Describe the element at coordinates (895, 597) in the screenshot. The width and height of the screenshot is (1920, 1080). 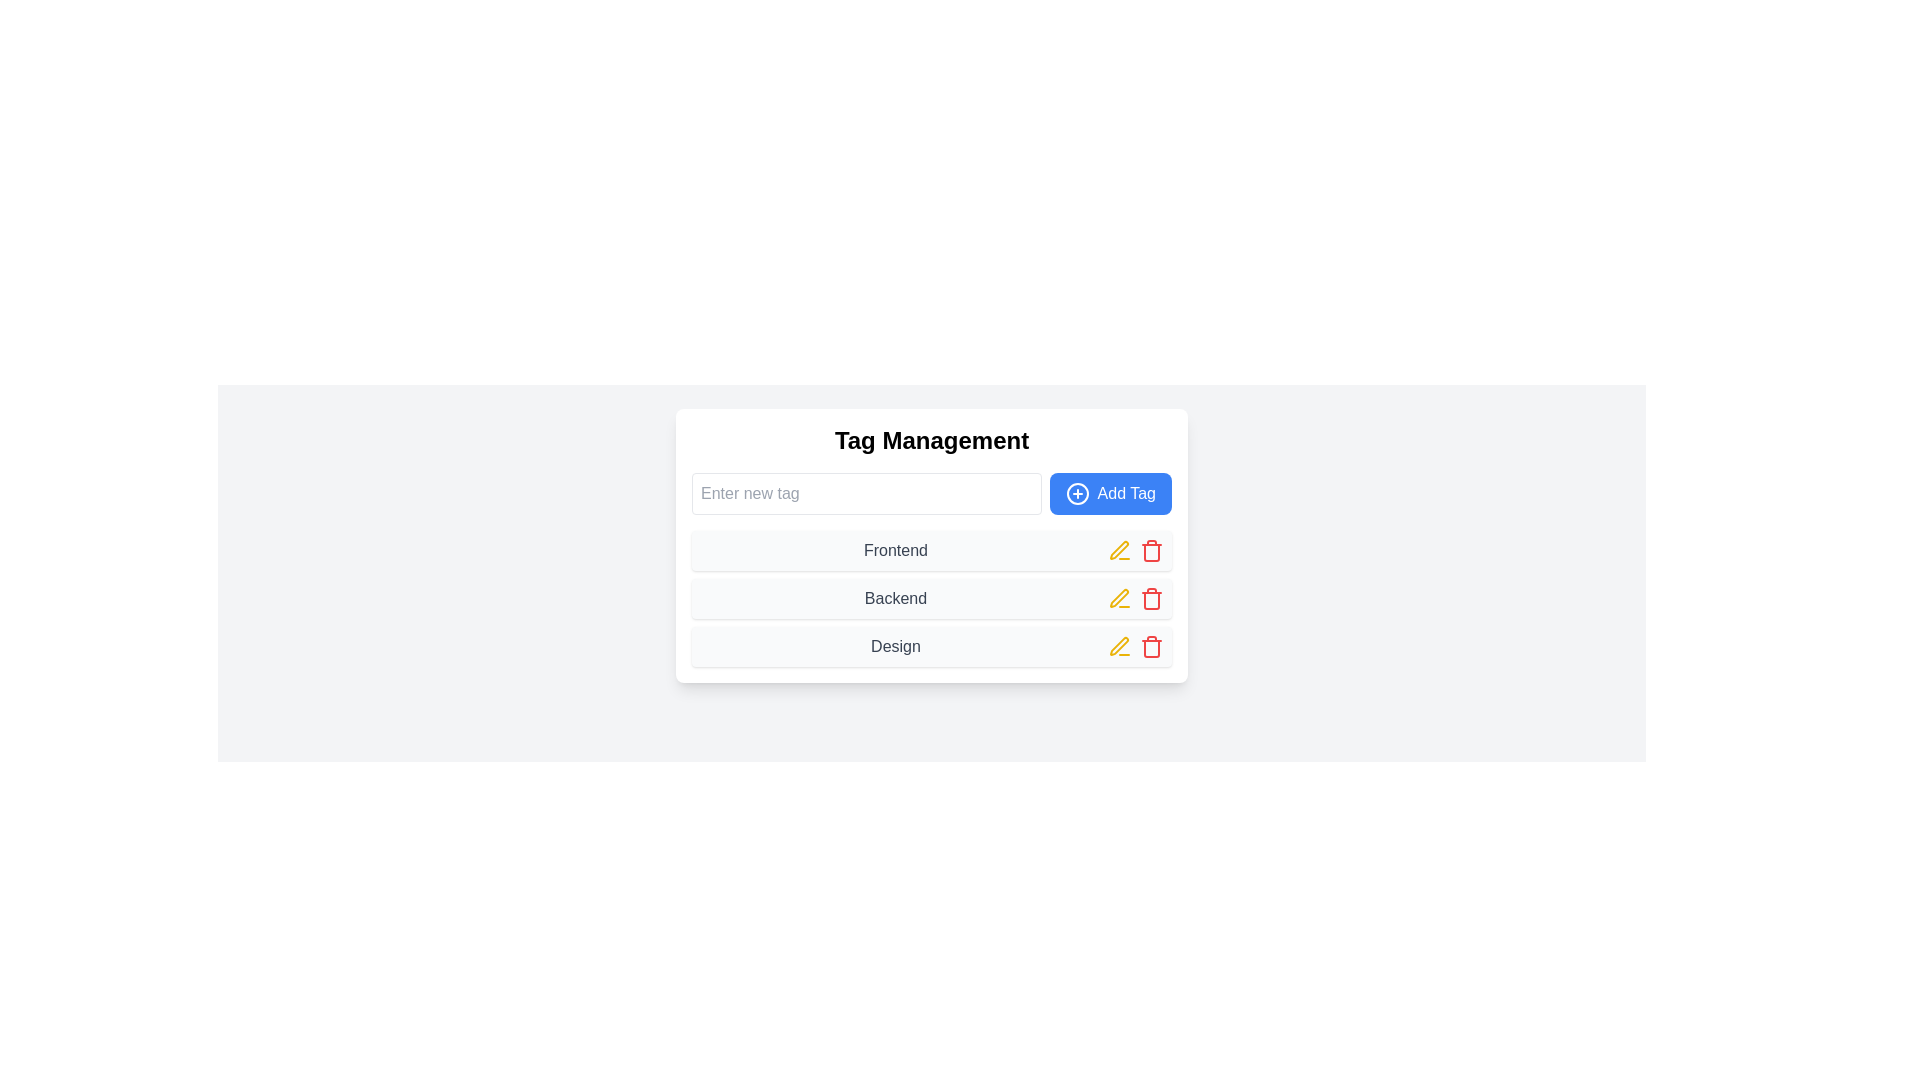
I see `the Label element displaying the text 'Backend' in bold, dark-gray font, which is centered within a light-gray background` at that location.